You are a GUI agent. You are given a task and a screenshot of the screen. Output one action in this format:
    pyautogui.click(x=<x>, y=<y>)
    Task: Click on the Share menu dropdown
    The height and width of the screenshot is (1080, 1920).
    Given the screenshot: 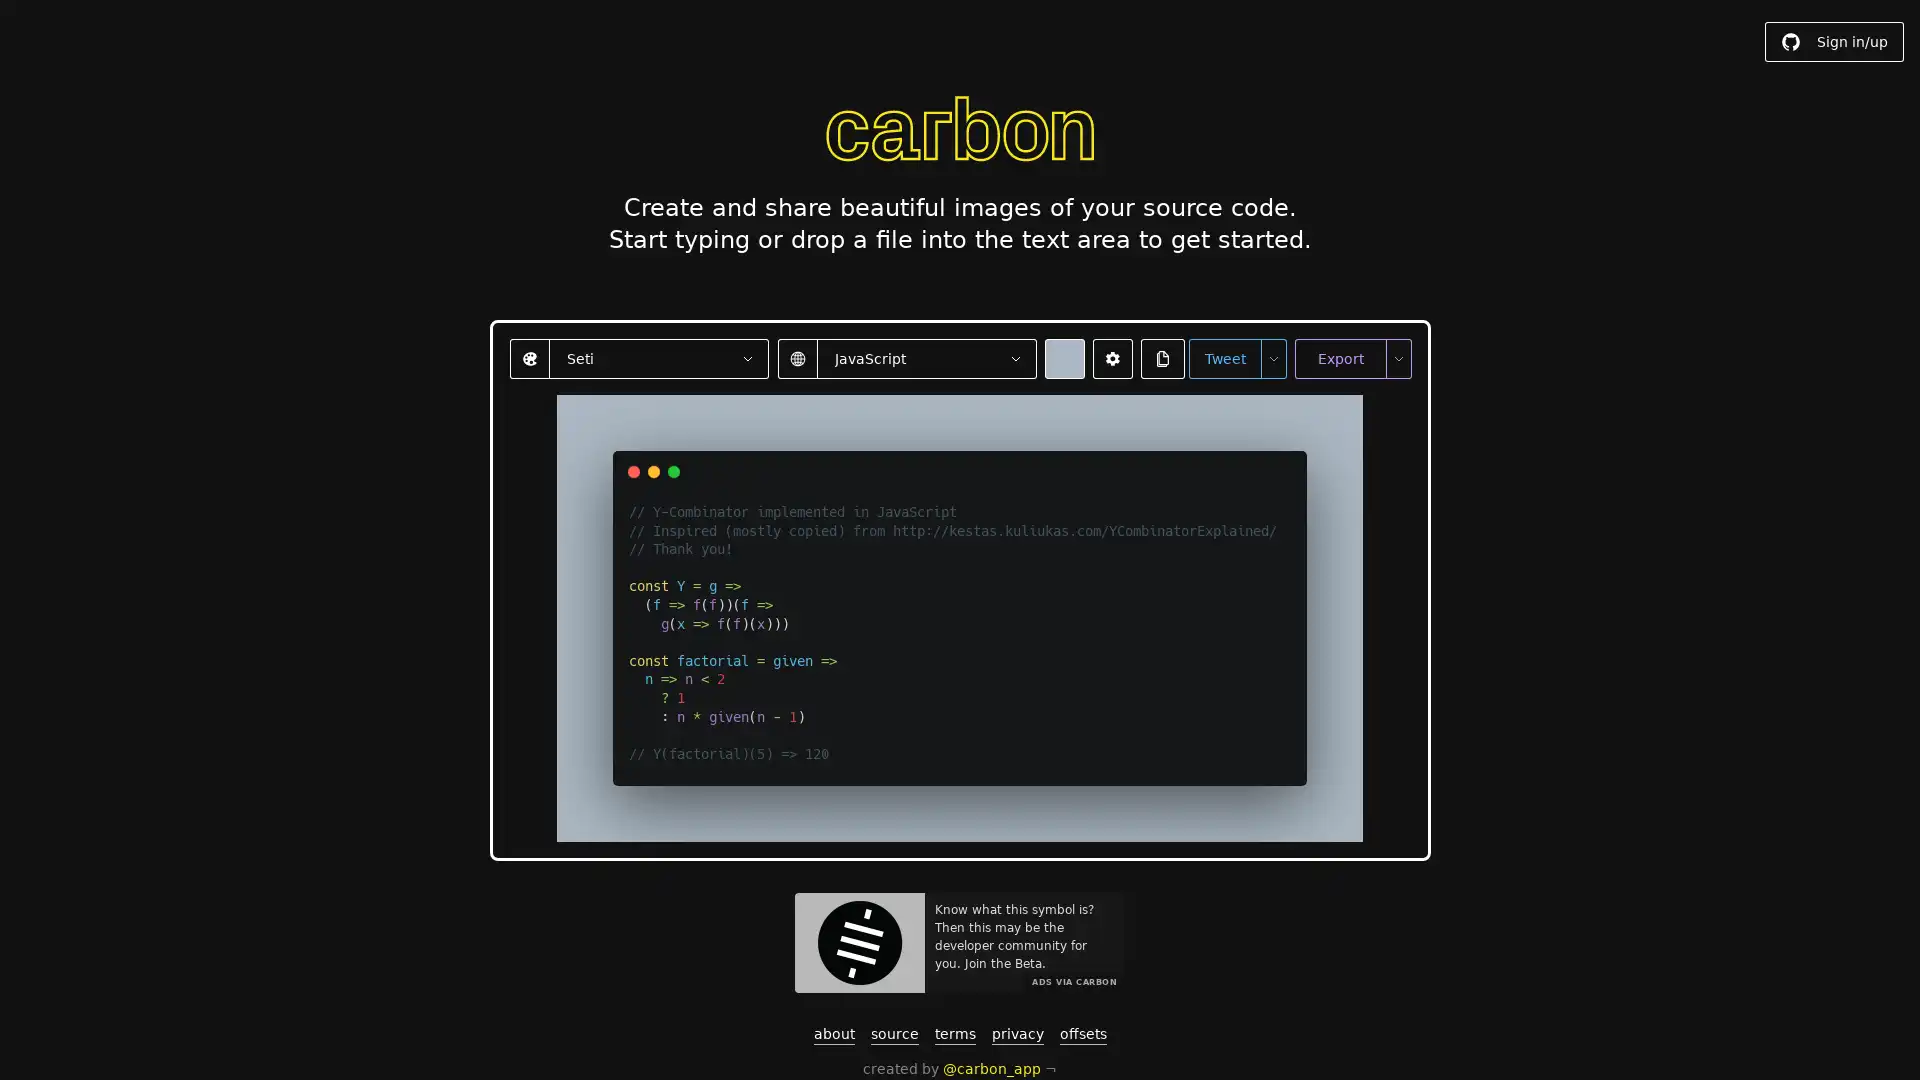 What is the action you would take?
    pyautogui.click(x=1271, y=357)
    